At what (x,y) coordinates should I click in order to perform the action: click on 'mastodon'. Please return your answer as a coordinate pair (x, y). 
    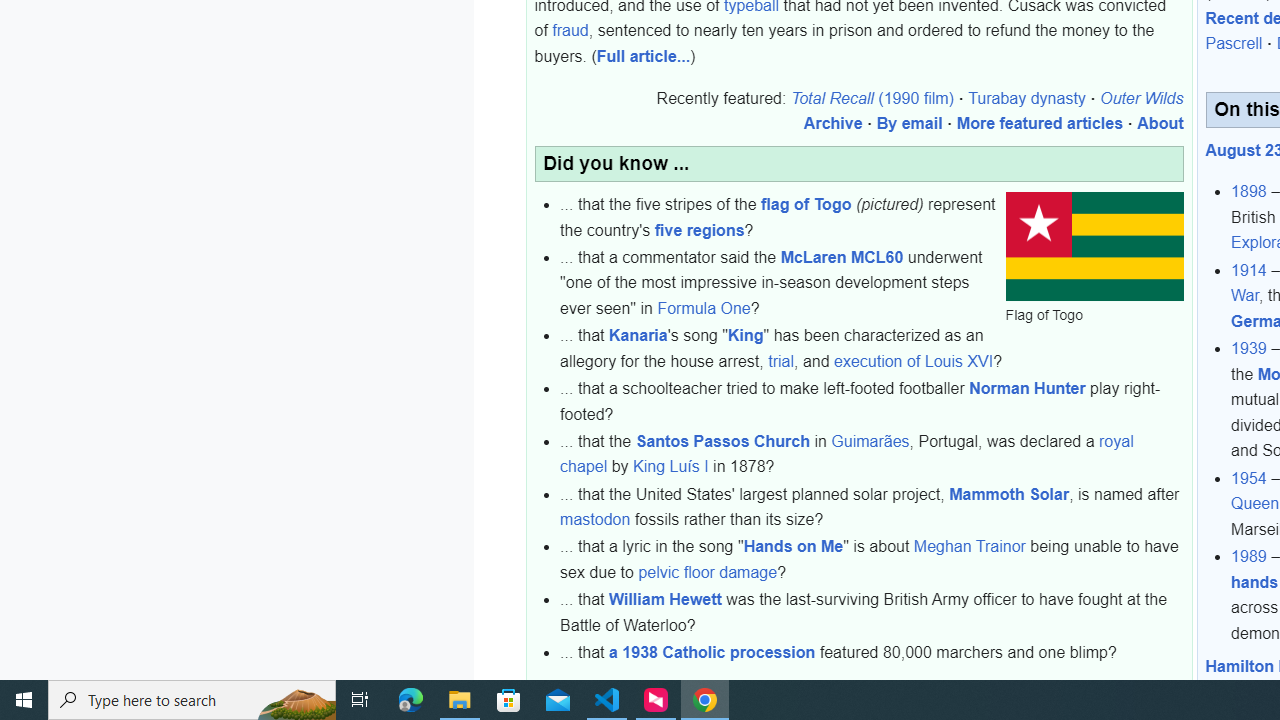
    Looking at the image, I should click on (594, 519).